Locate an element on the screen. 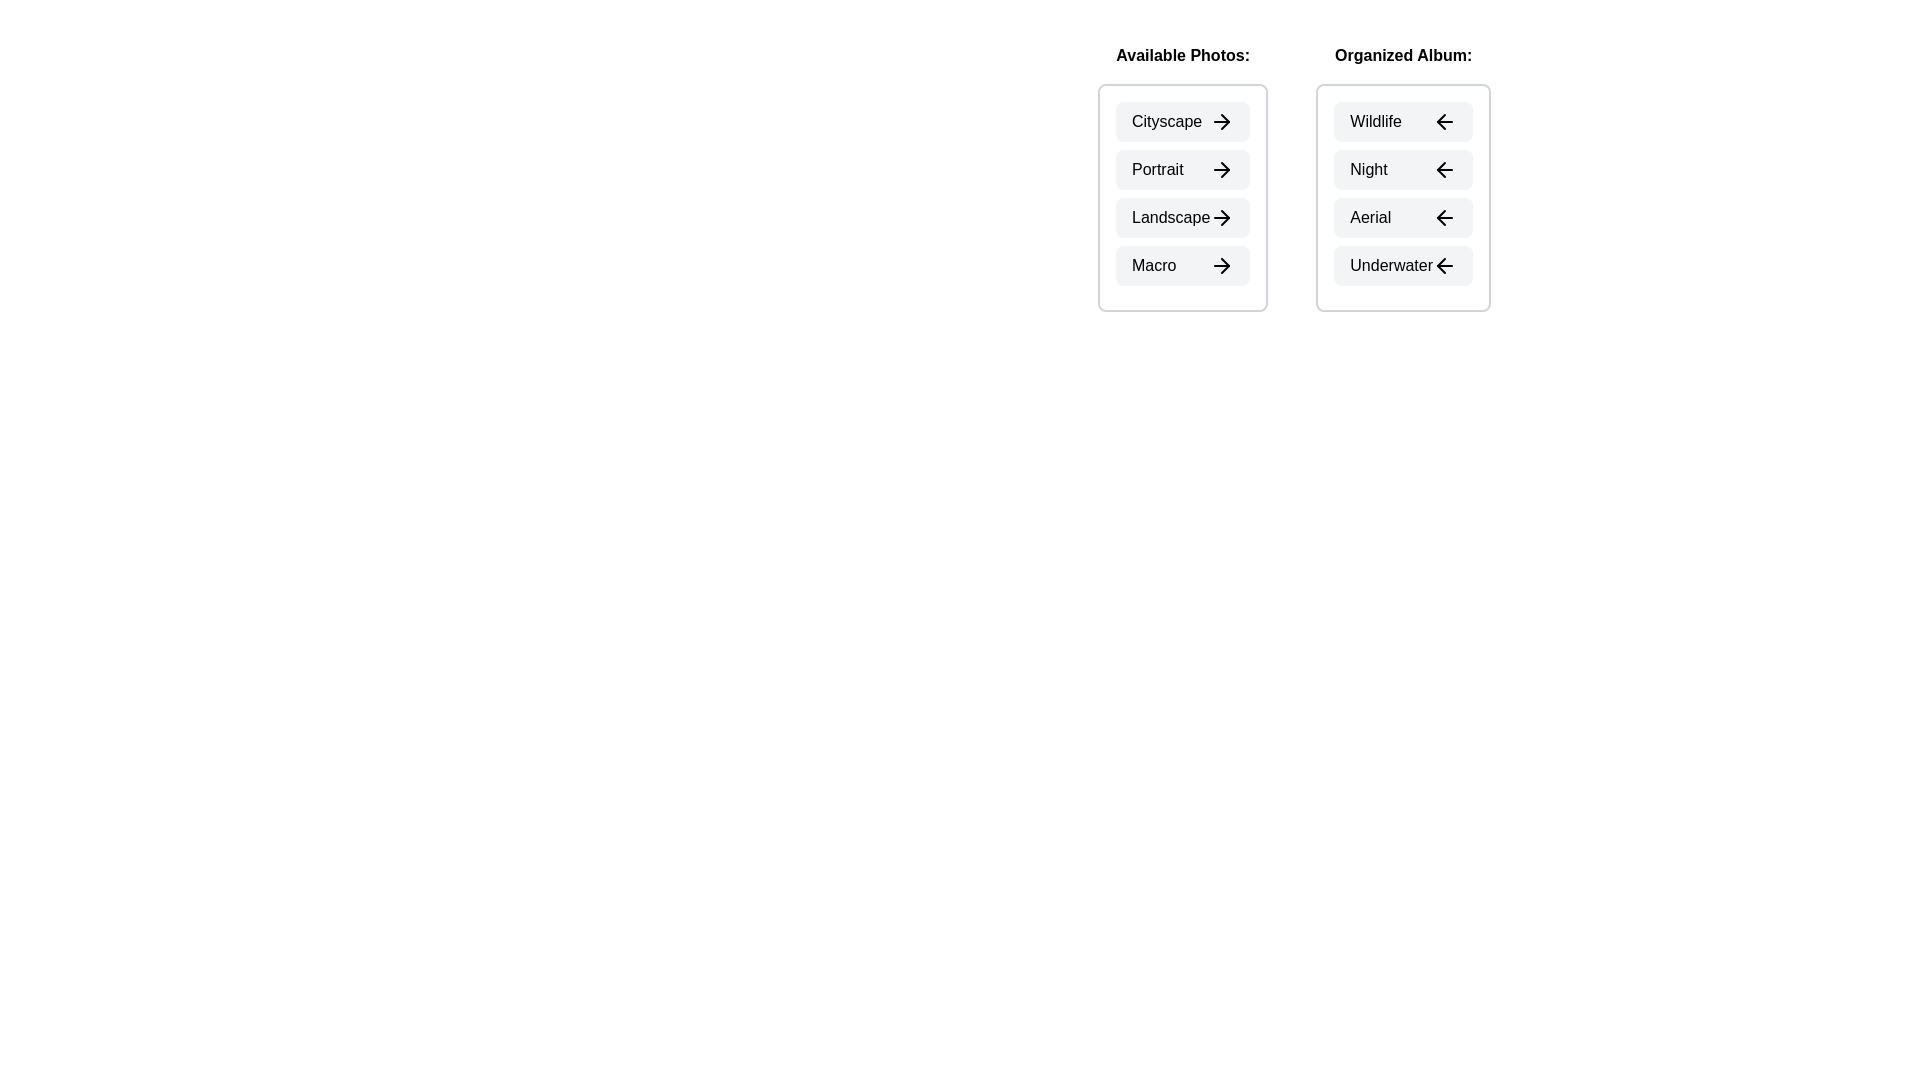  left arrow icon next to the photo Night in the Organized Album section to transfer it to the Available Photos section is located at coordinates (1444, 168).